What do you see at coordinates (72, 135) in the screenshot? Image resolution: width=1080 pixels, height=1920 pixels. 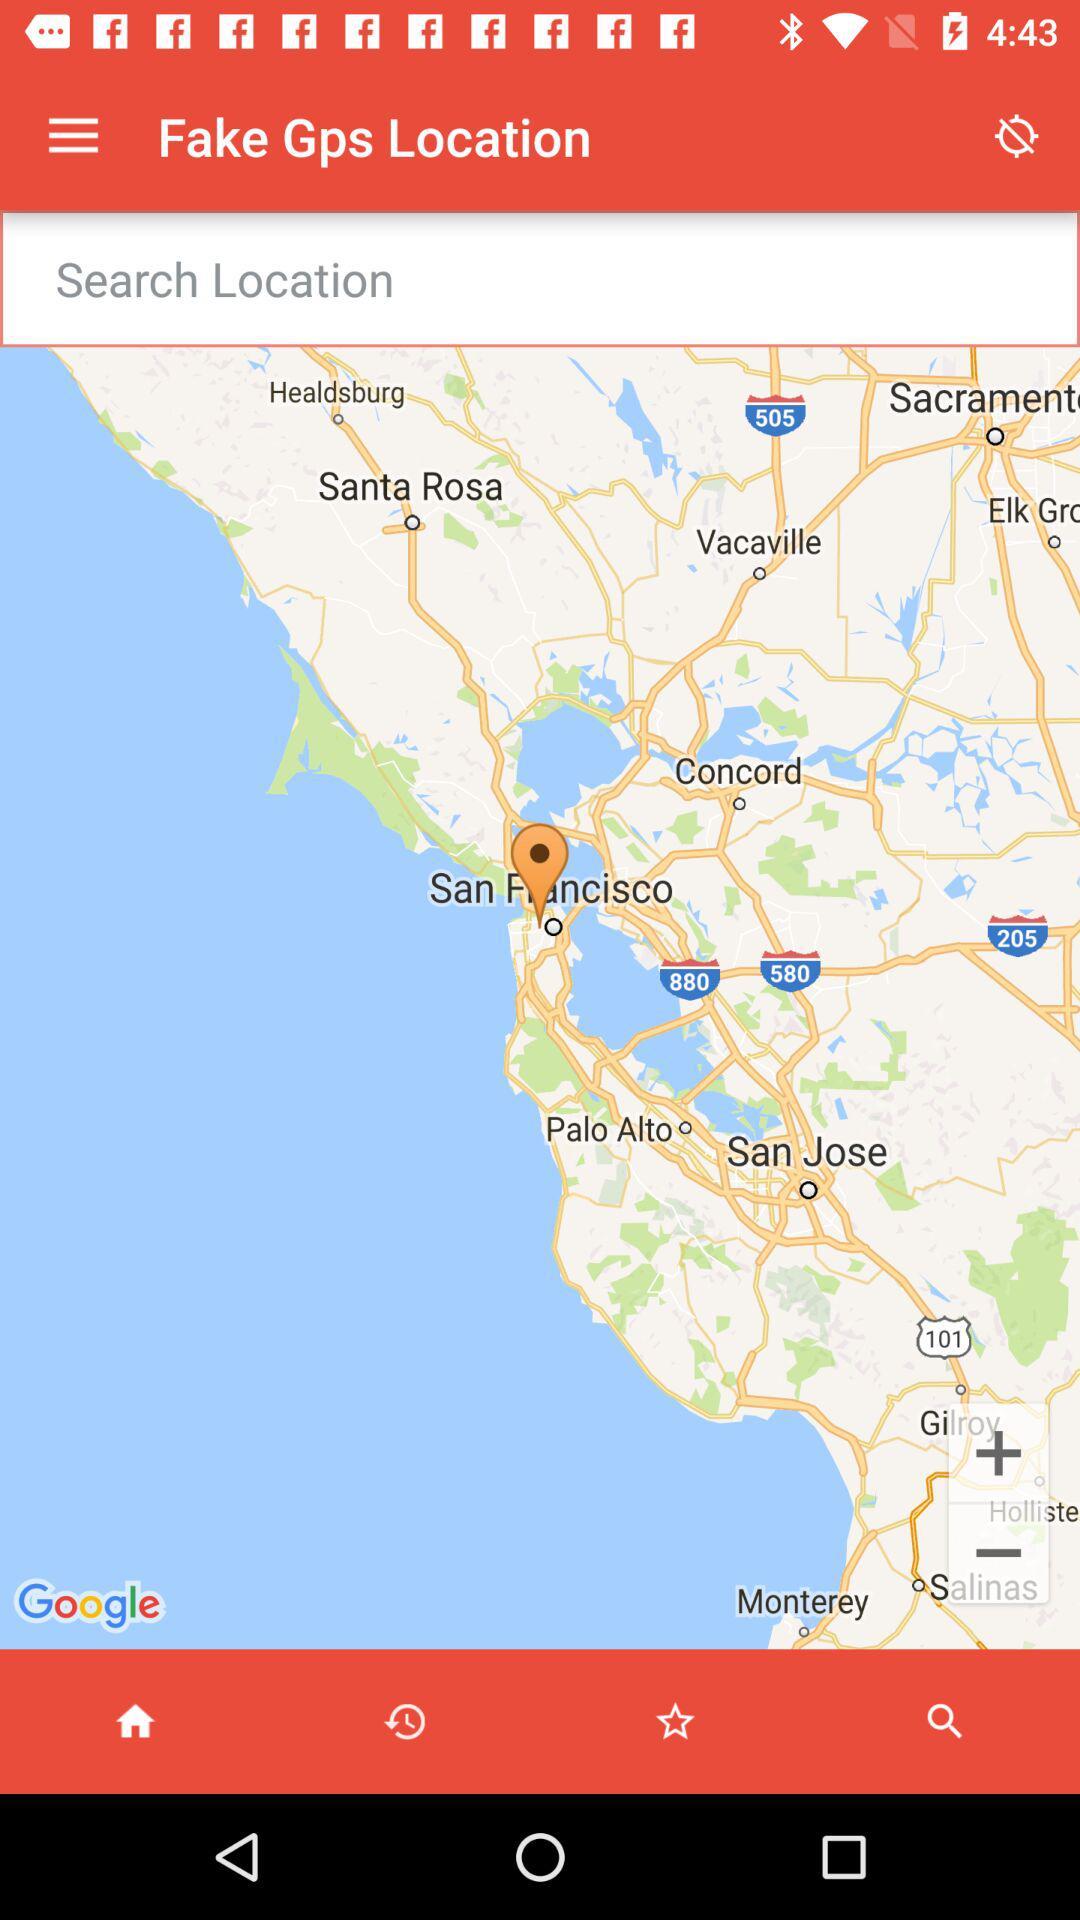 I see `app to the left of fake gps location` at bounding box center [72, 135].